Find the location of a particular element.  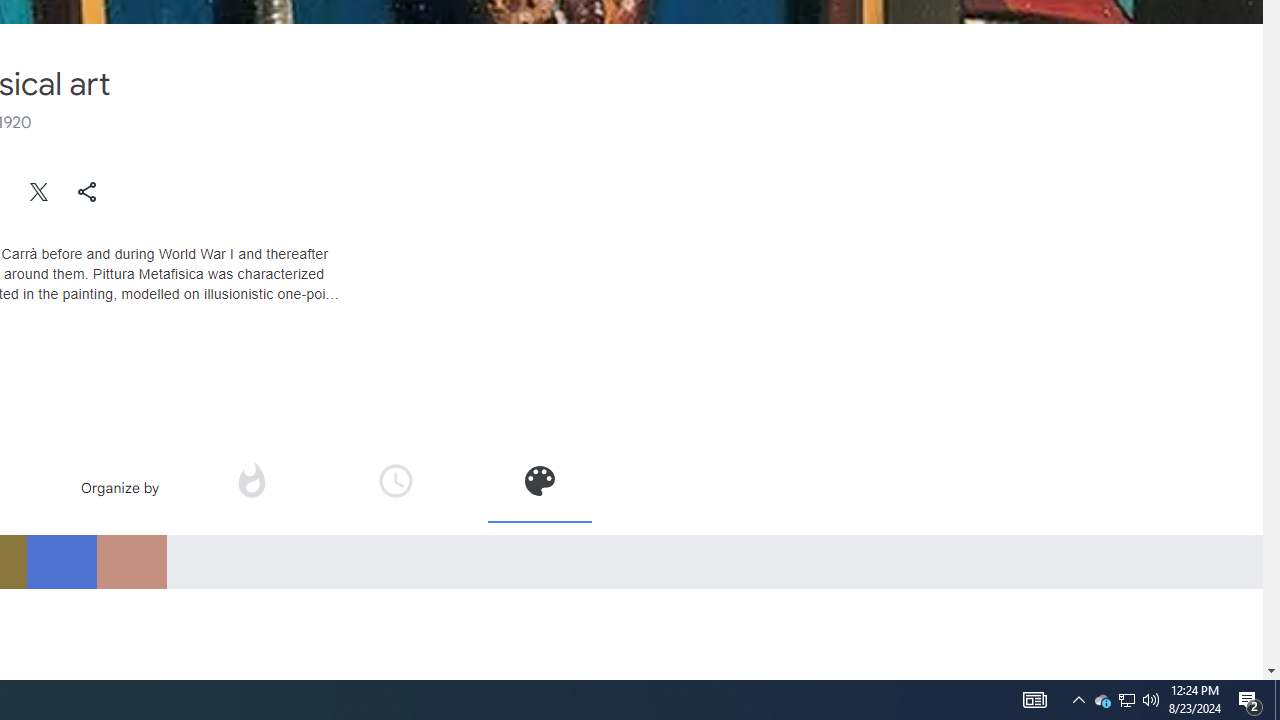

'RGB_4D72D0' is located at coordinates (61, 561).